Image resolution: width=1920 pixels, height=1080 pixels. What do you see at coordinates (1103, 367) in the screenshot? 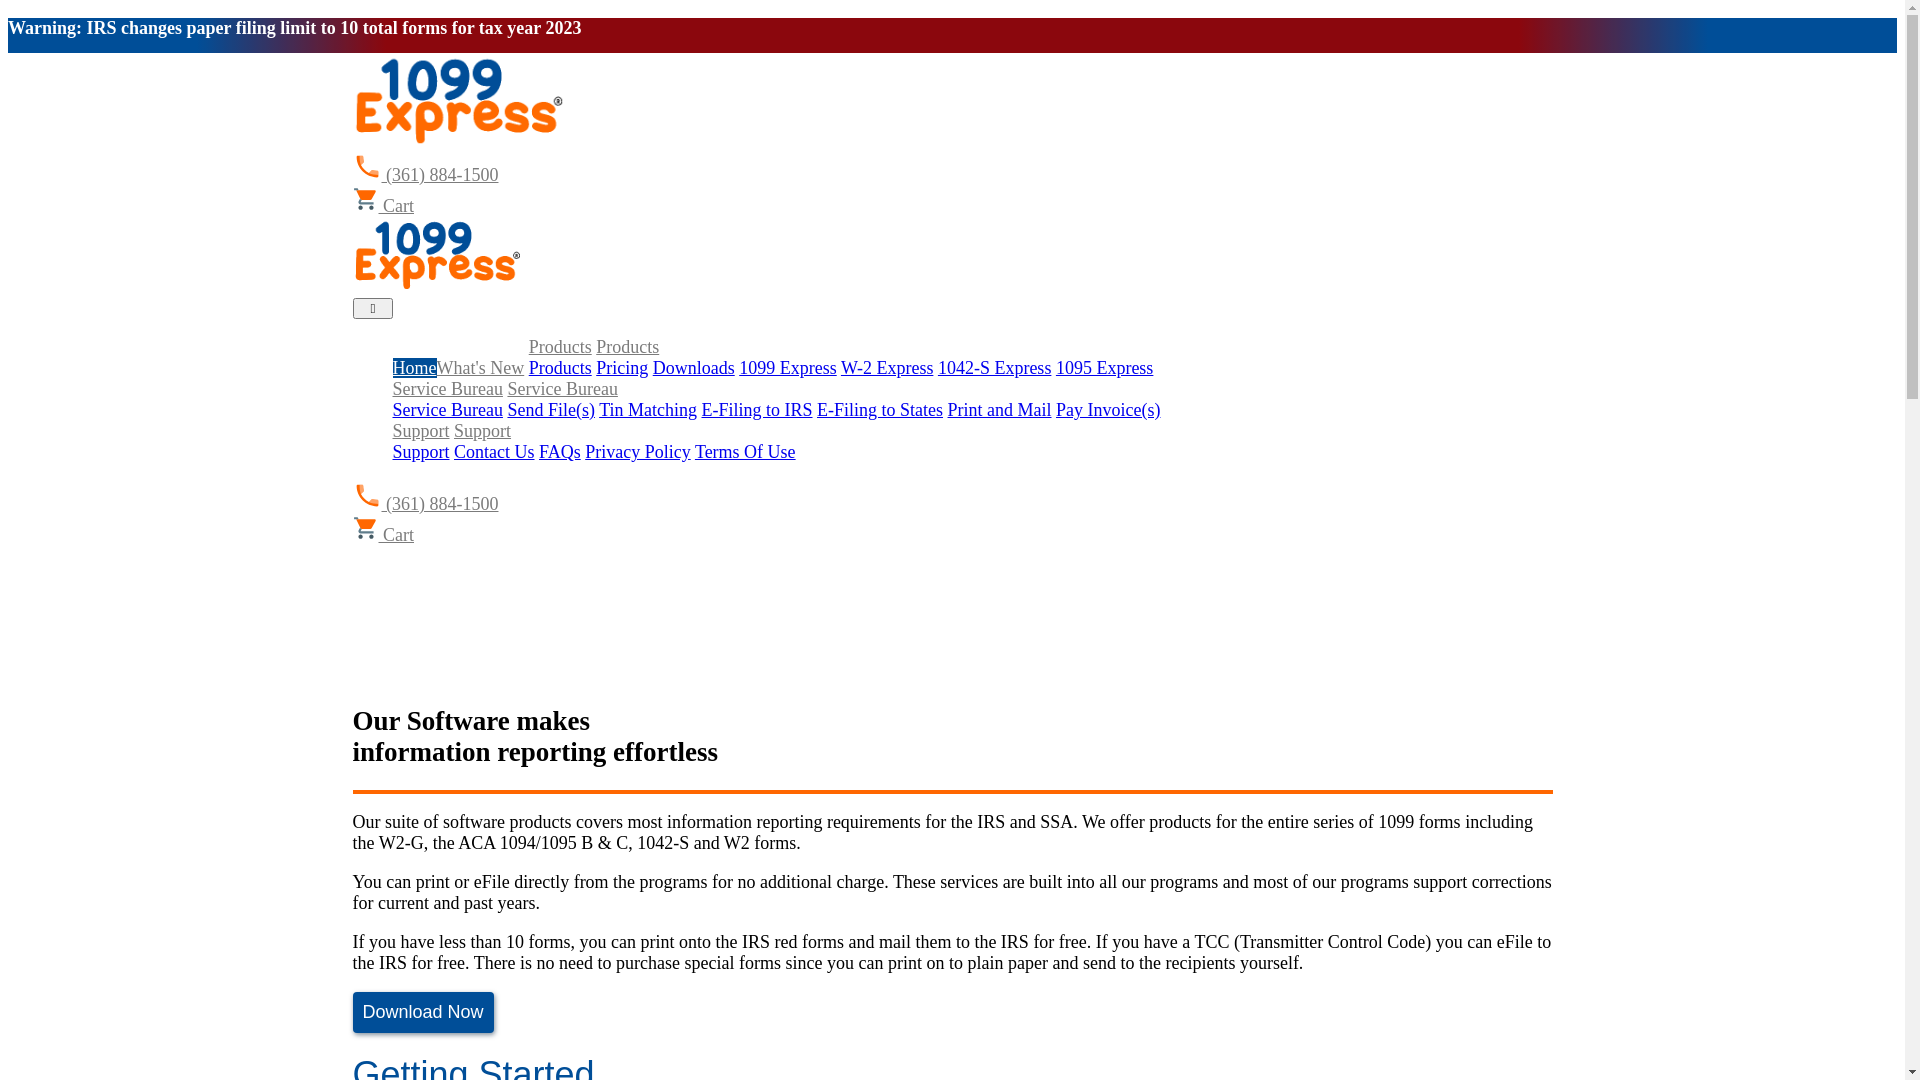
I see `'1095 Express'` at bounding box center [1103, 367].